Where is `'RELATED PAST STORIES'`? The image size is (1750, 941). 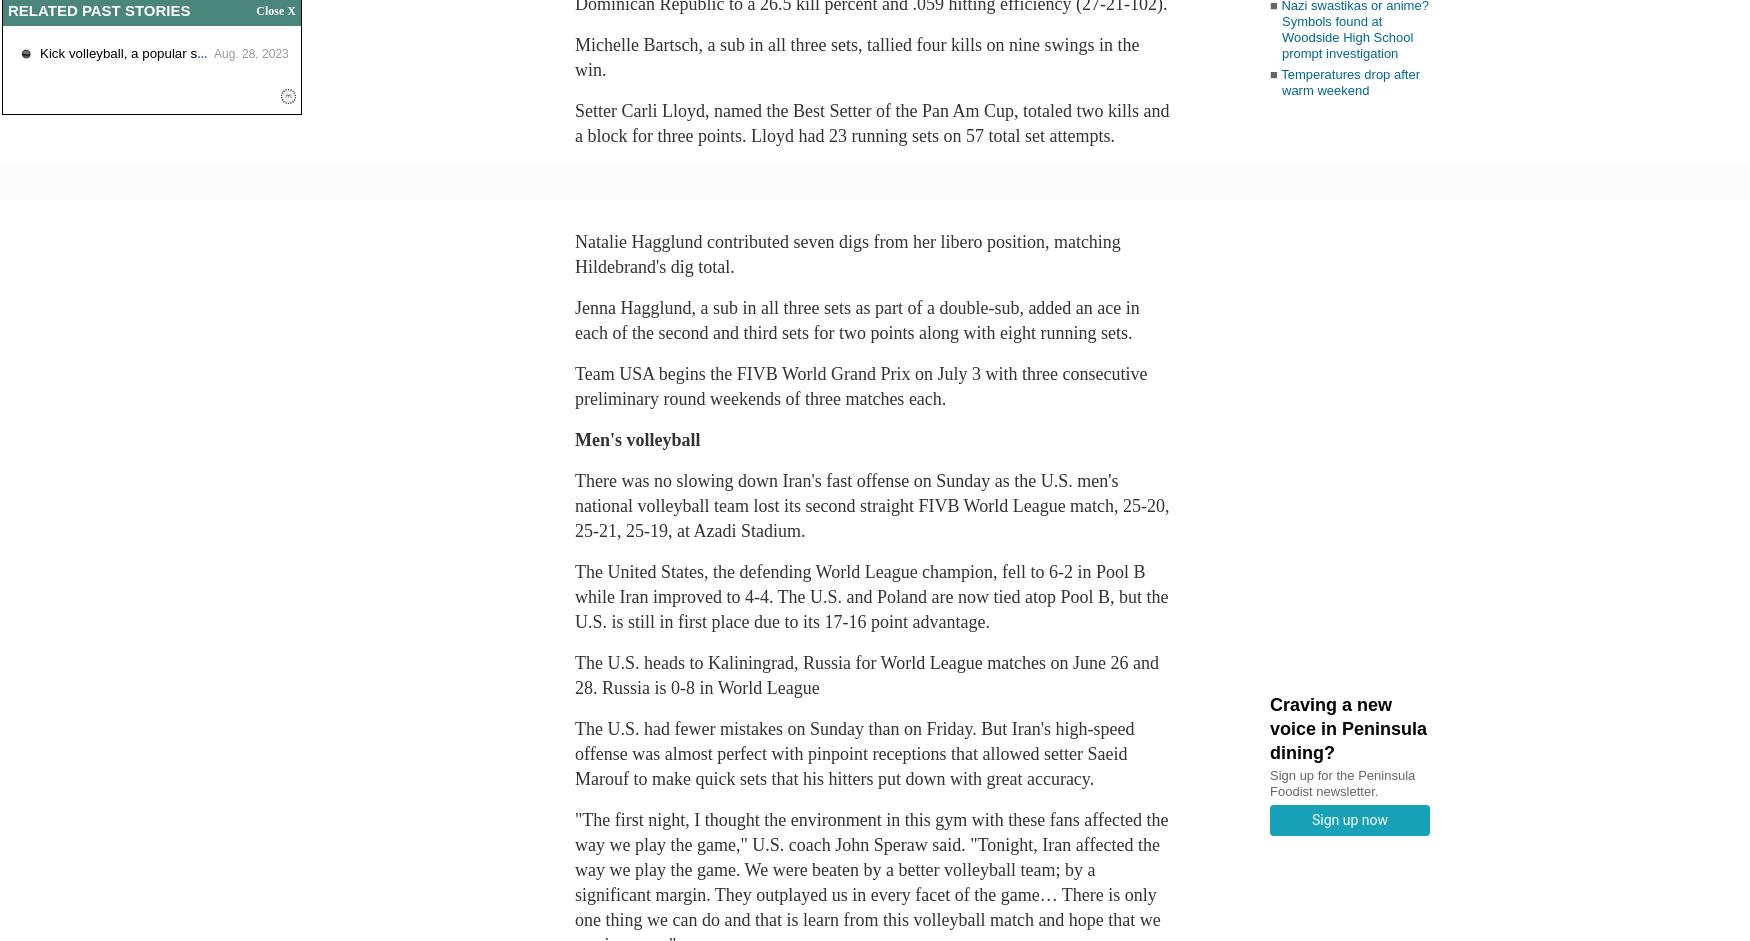 'RELATED PAST STORIES' is located at coordinates (99, 10).